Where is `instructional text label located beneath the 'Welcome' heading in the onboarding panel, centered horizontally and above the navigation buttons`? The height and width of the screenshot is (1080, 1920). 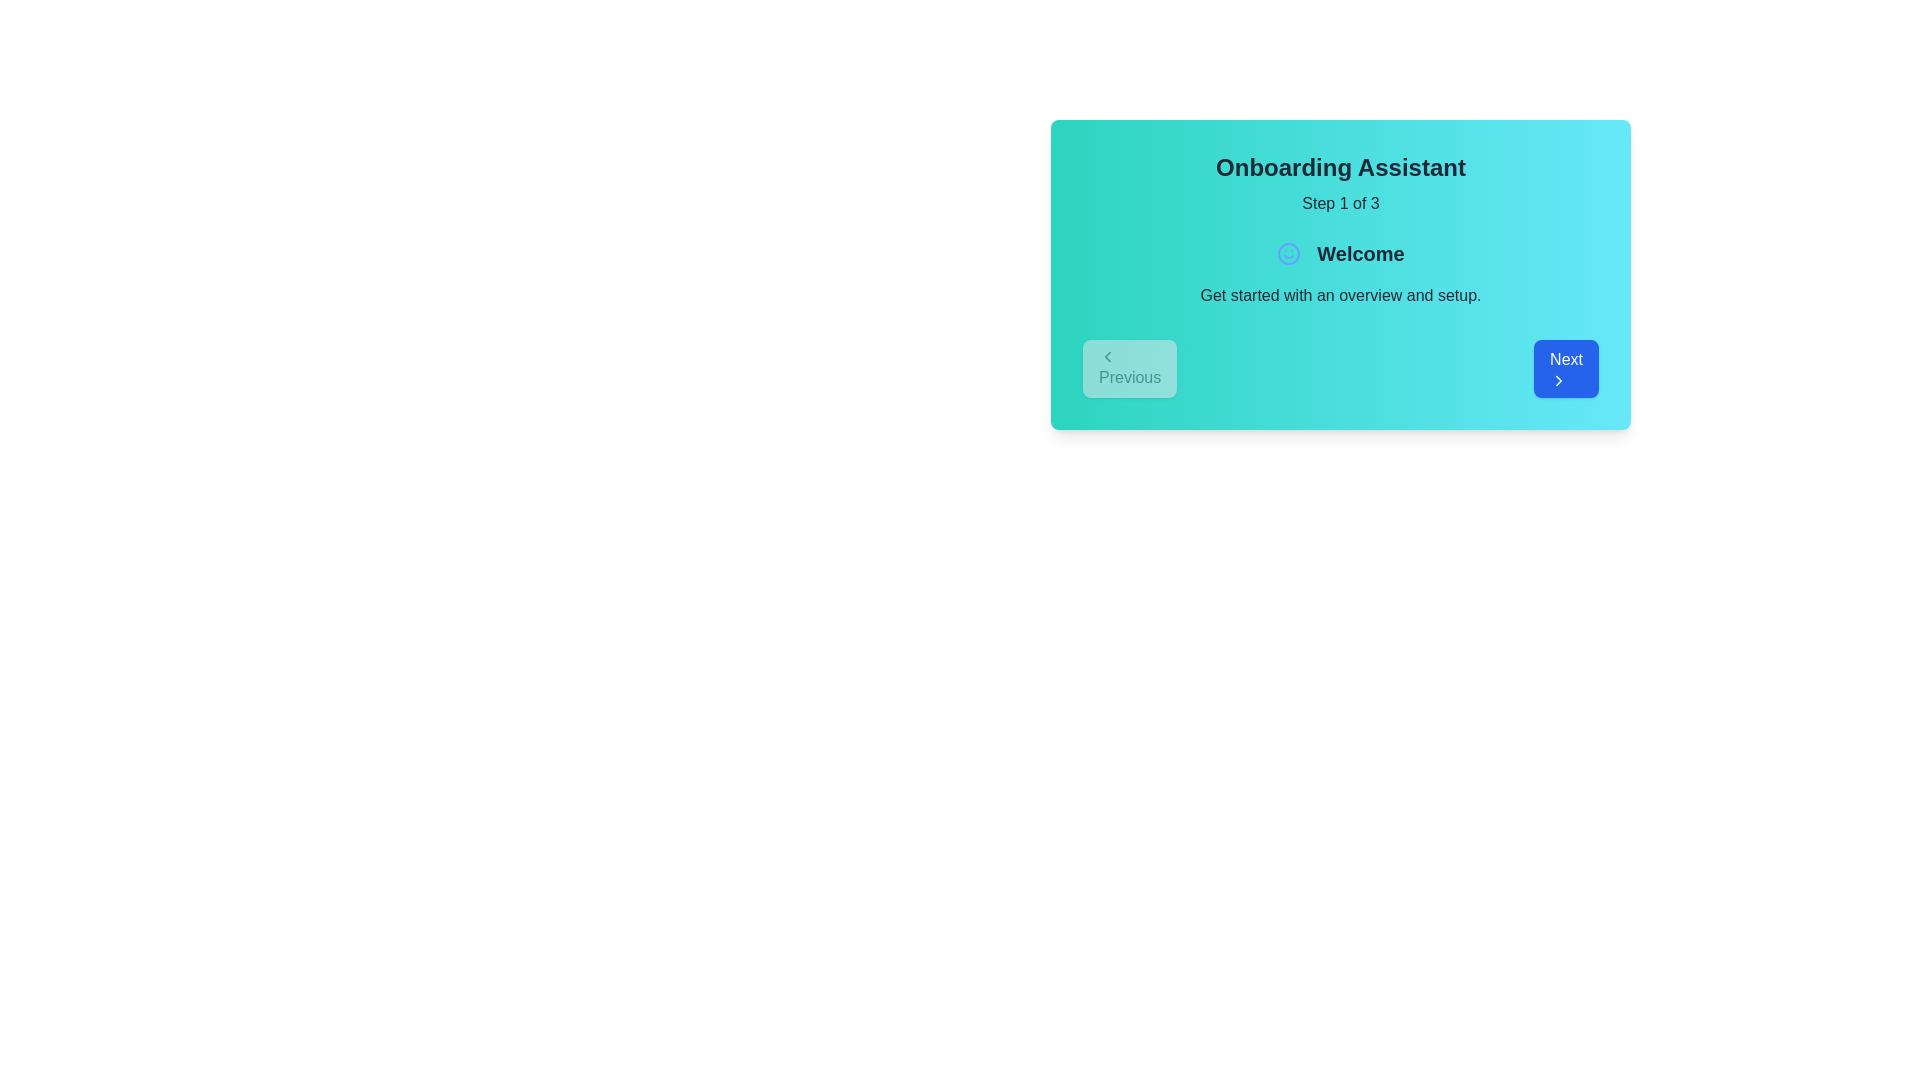
instructional text label located beneath the 'Welcome' heading in the onboarding panel, centered horizontally and above the navigation buttons is located at coordinates (1340, 296).